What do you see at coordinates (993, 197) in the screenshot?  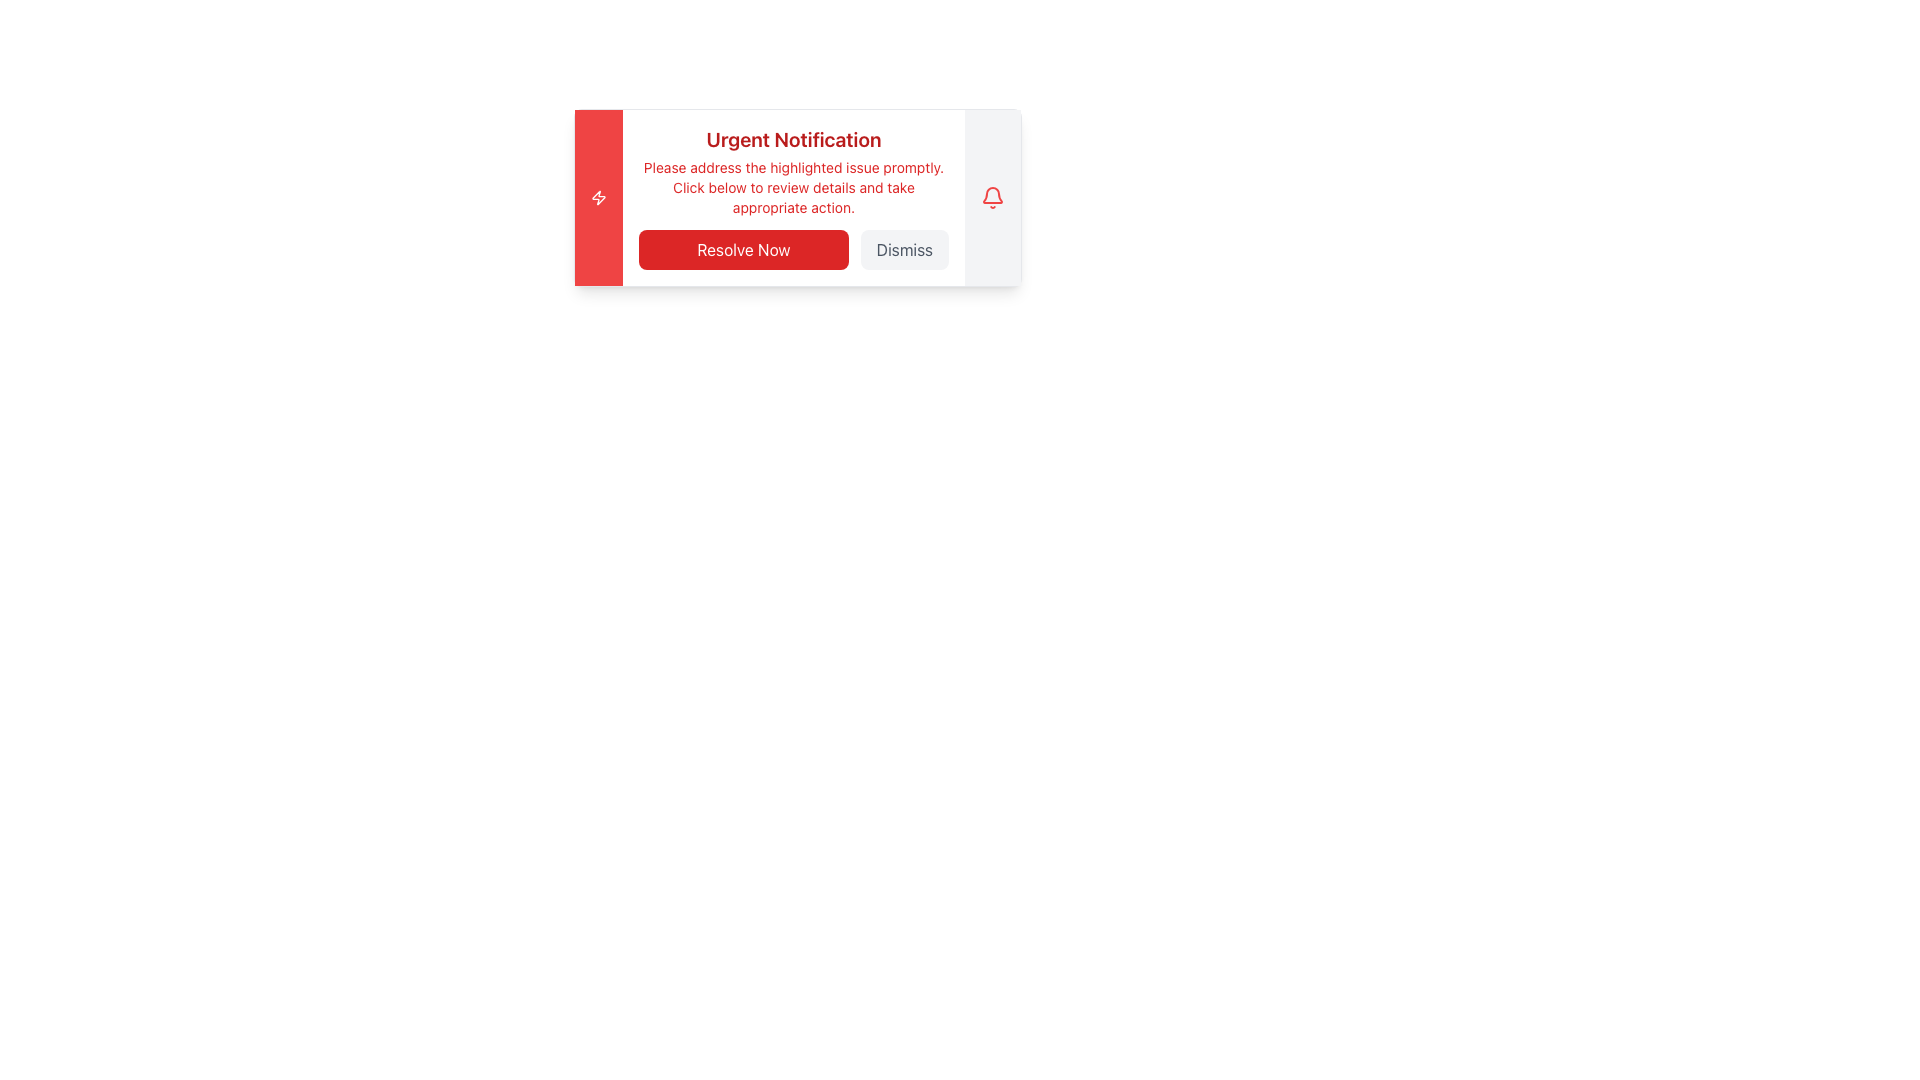 I see `the notification icon located at the far right of the notification card, next to the 'Dismiss' button` at bounding box center [993, 197].